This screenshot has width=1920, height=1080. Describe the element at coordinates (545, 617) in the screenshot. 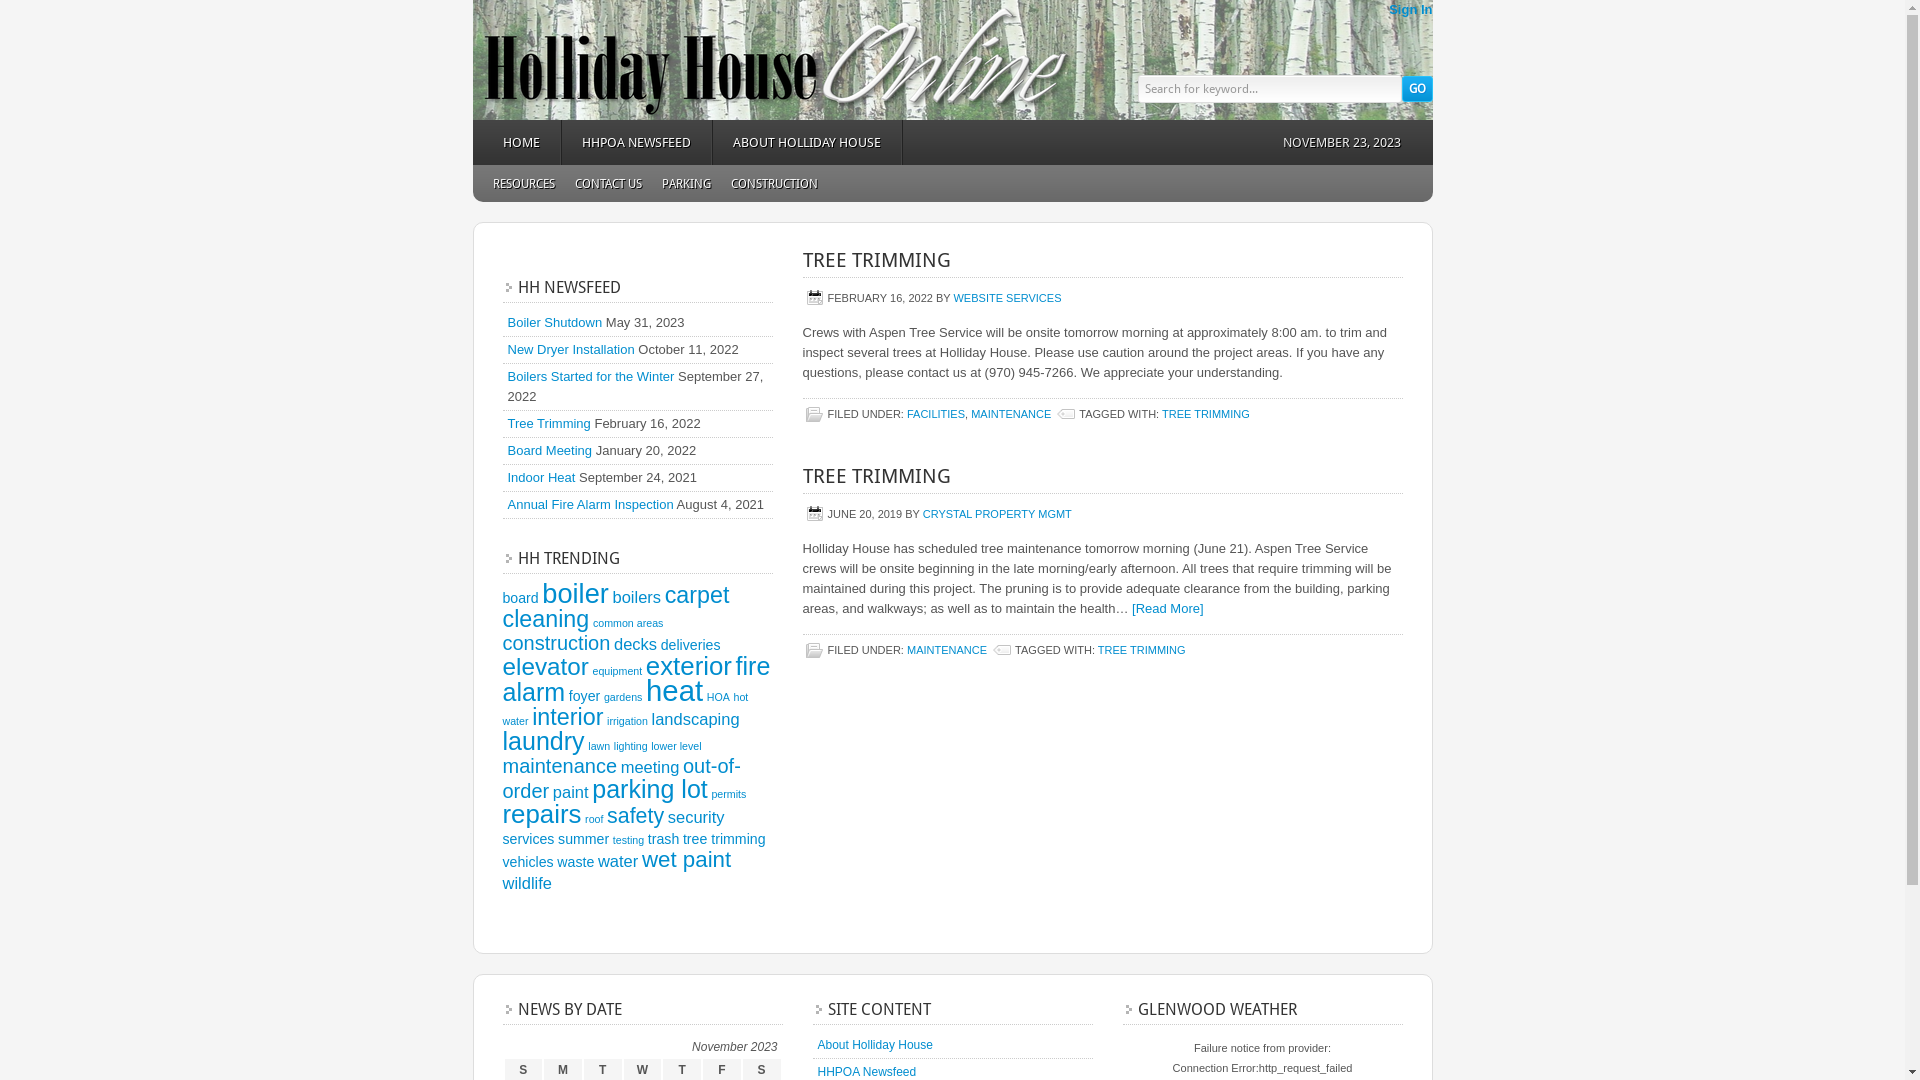

I see `'cleaning'` at that location.